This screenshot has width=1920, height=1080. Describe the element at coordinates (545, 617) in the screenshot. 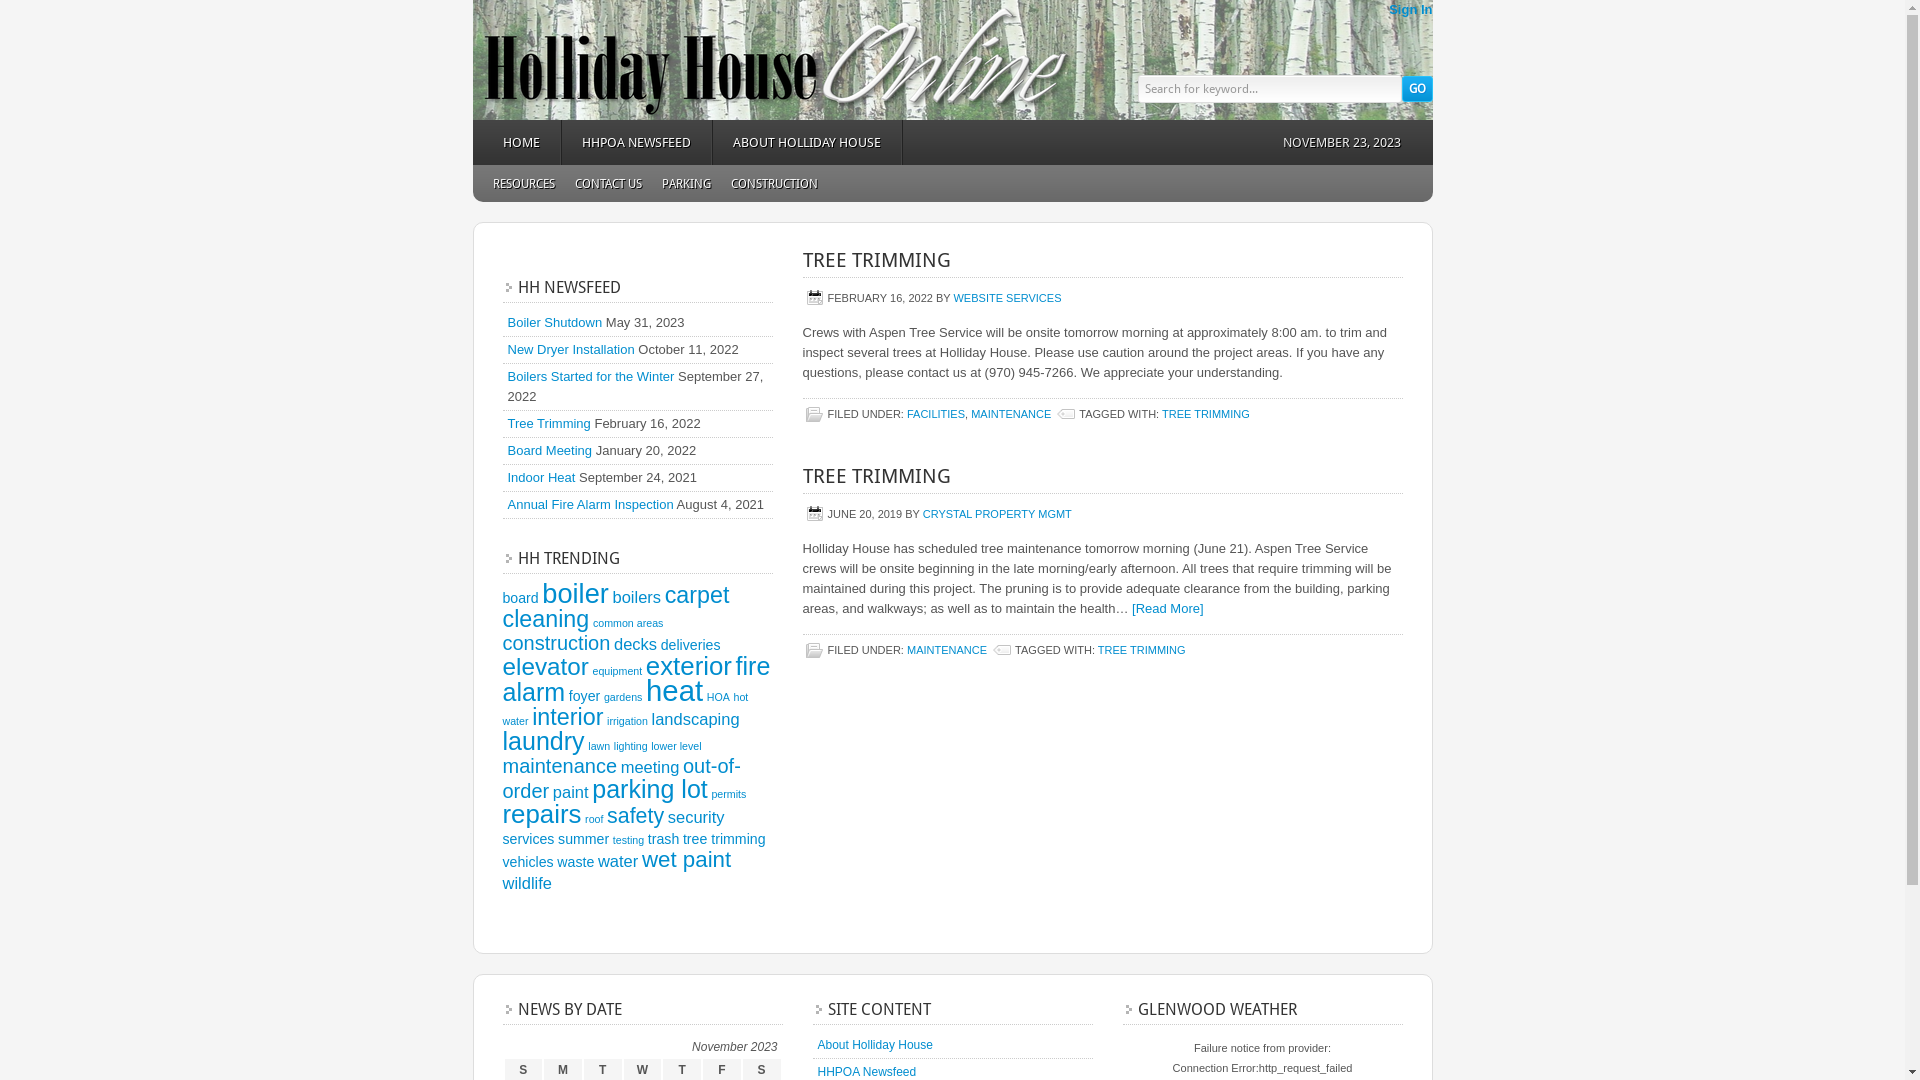

I see `'cleaning'` at that location.